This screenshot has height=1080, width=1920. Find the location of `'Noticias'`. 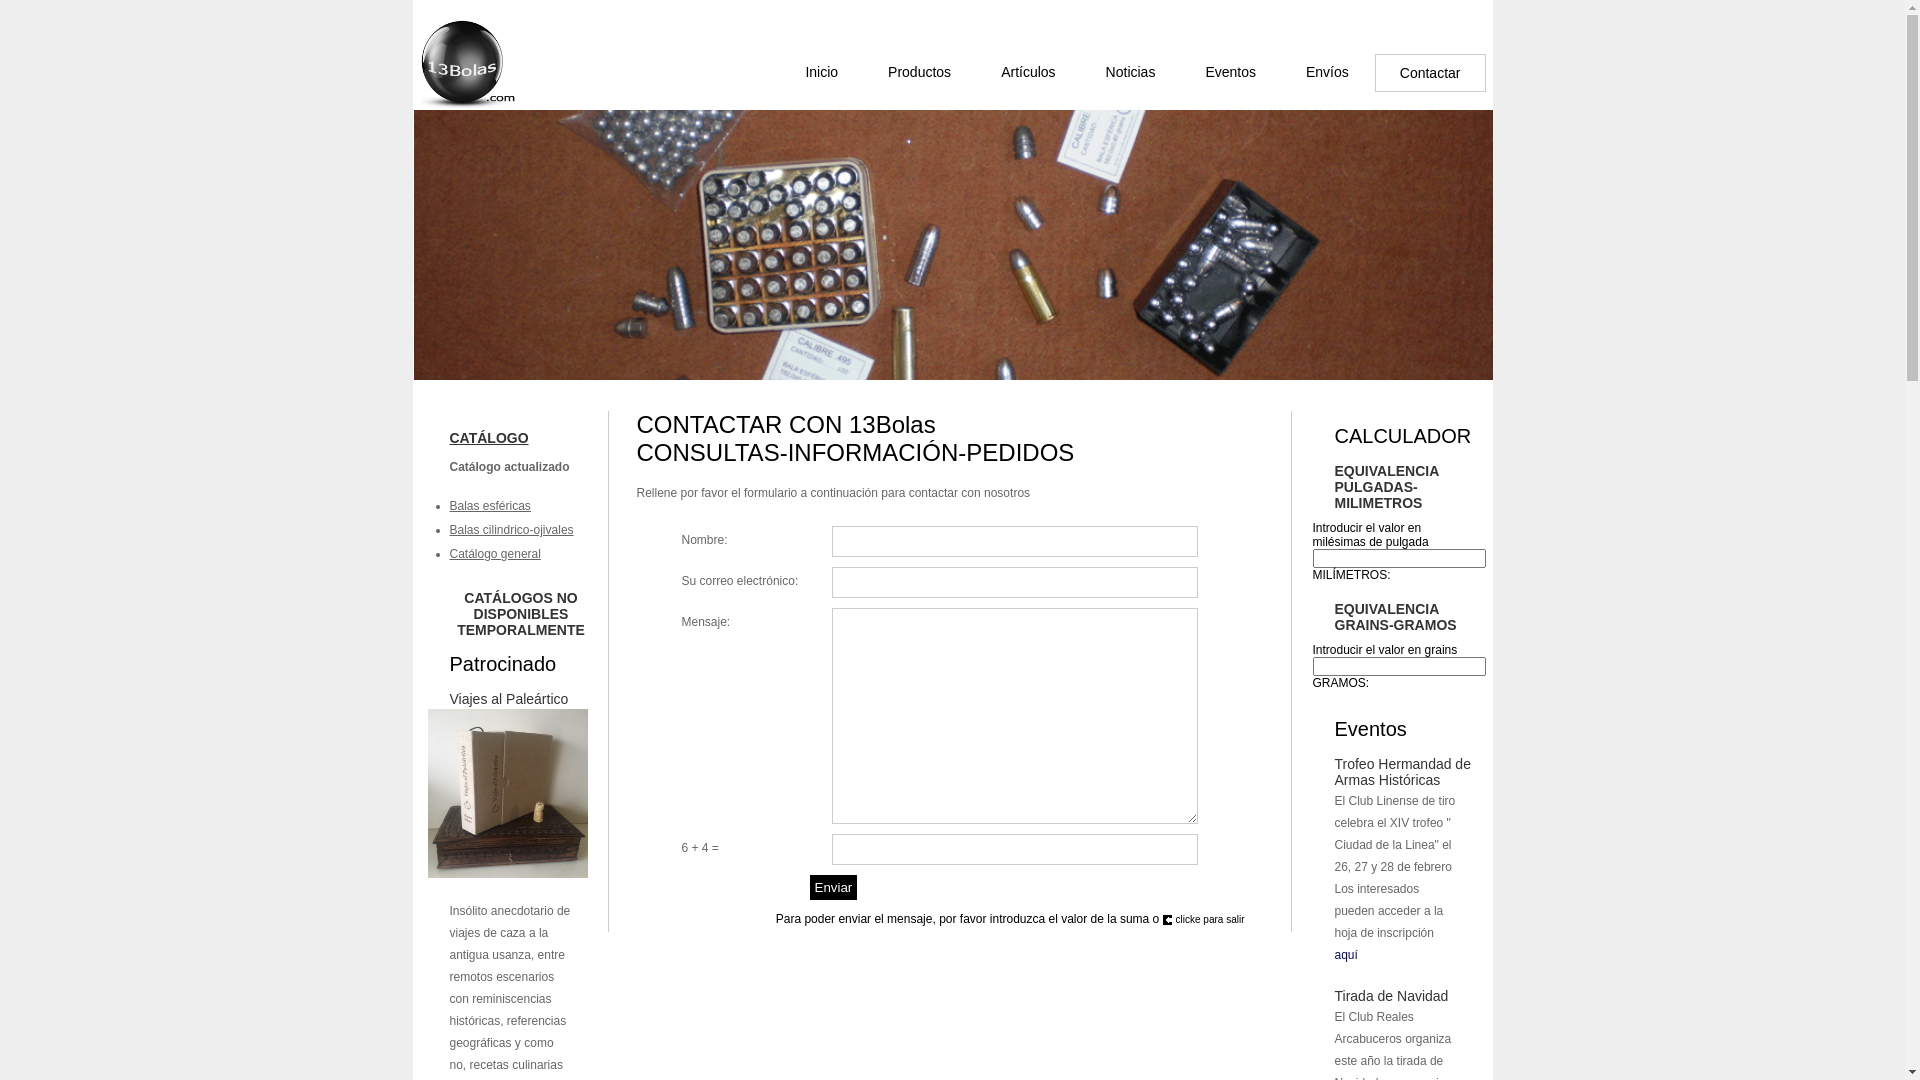

'Noticias' is located at coordinates (1131, 71).